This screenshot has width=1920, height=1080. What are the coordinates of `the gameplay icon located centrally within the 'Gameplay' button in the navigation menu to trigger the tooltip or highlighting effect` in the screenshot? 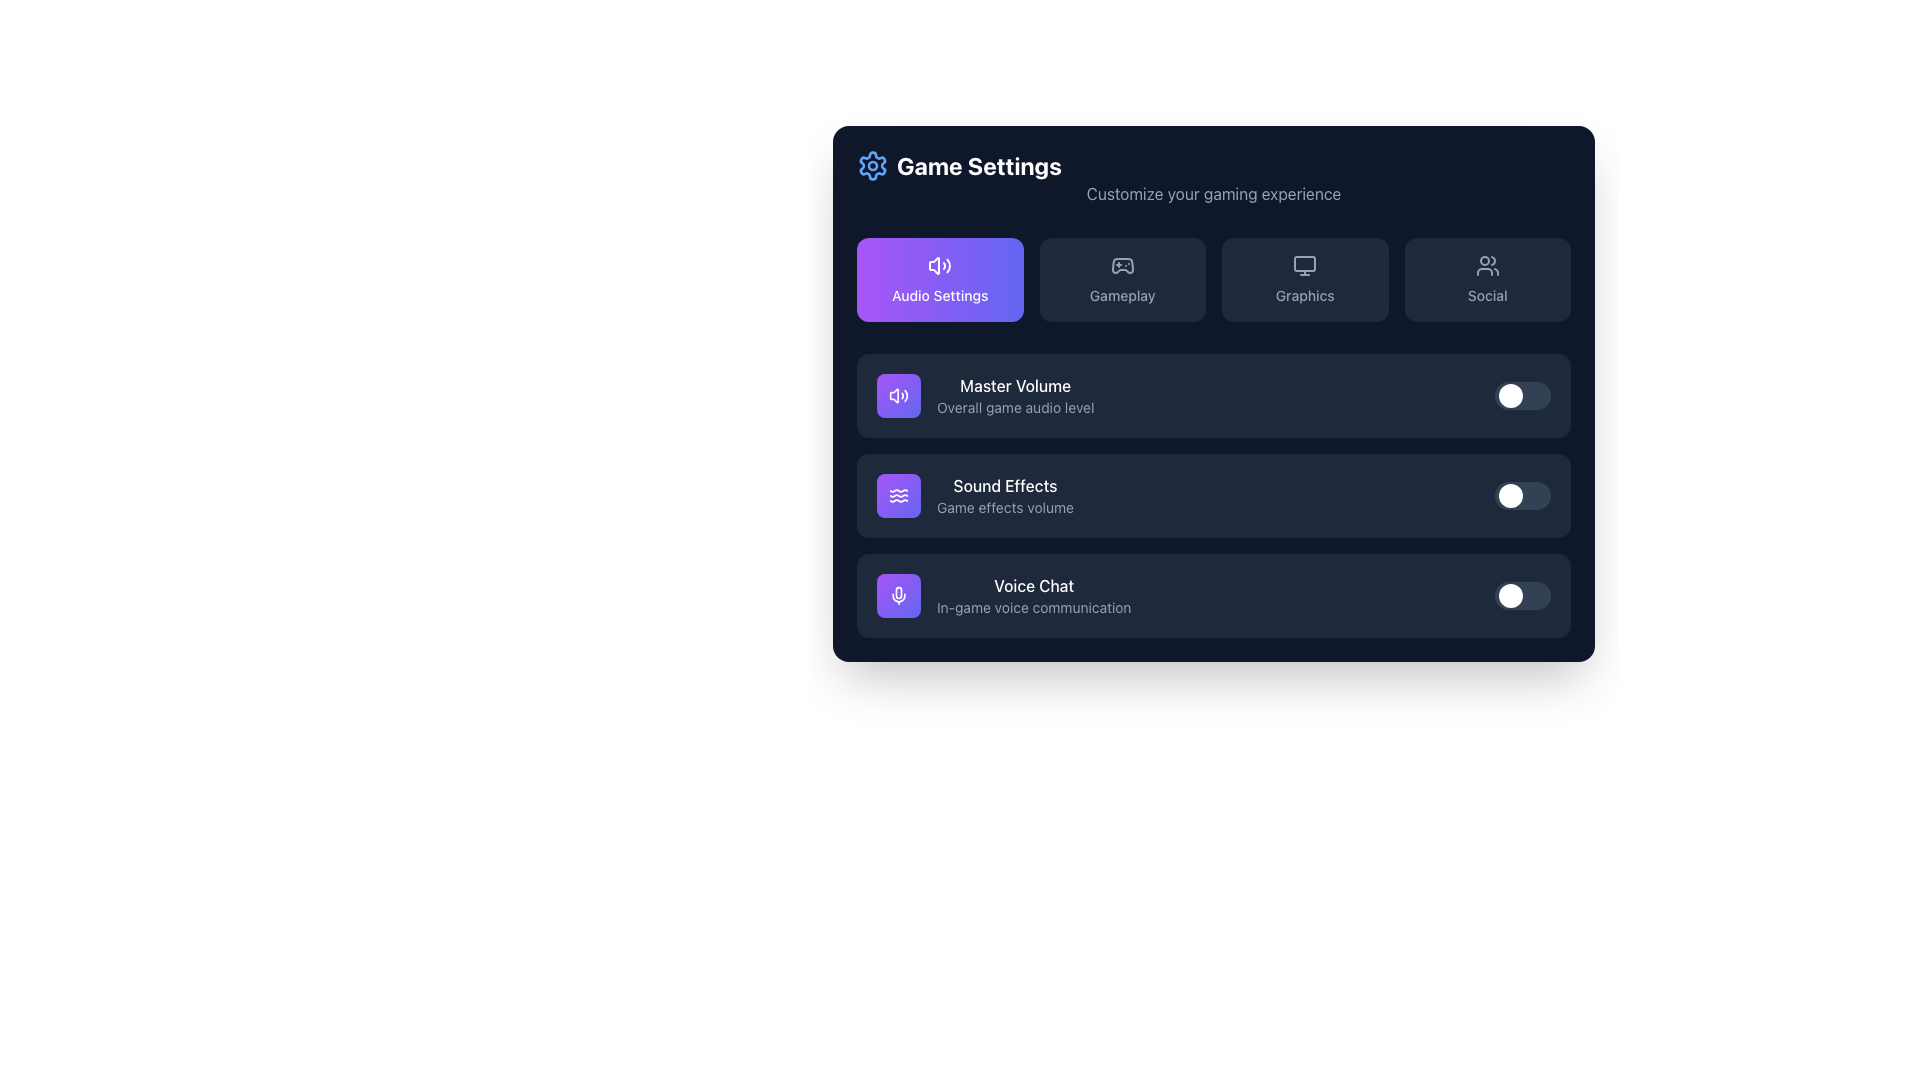 It's located at (1122, 265).